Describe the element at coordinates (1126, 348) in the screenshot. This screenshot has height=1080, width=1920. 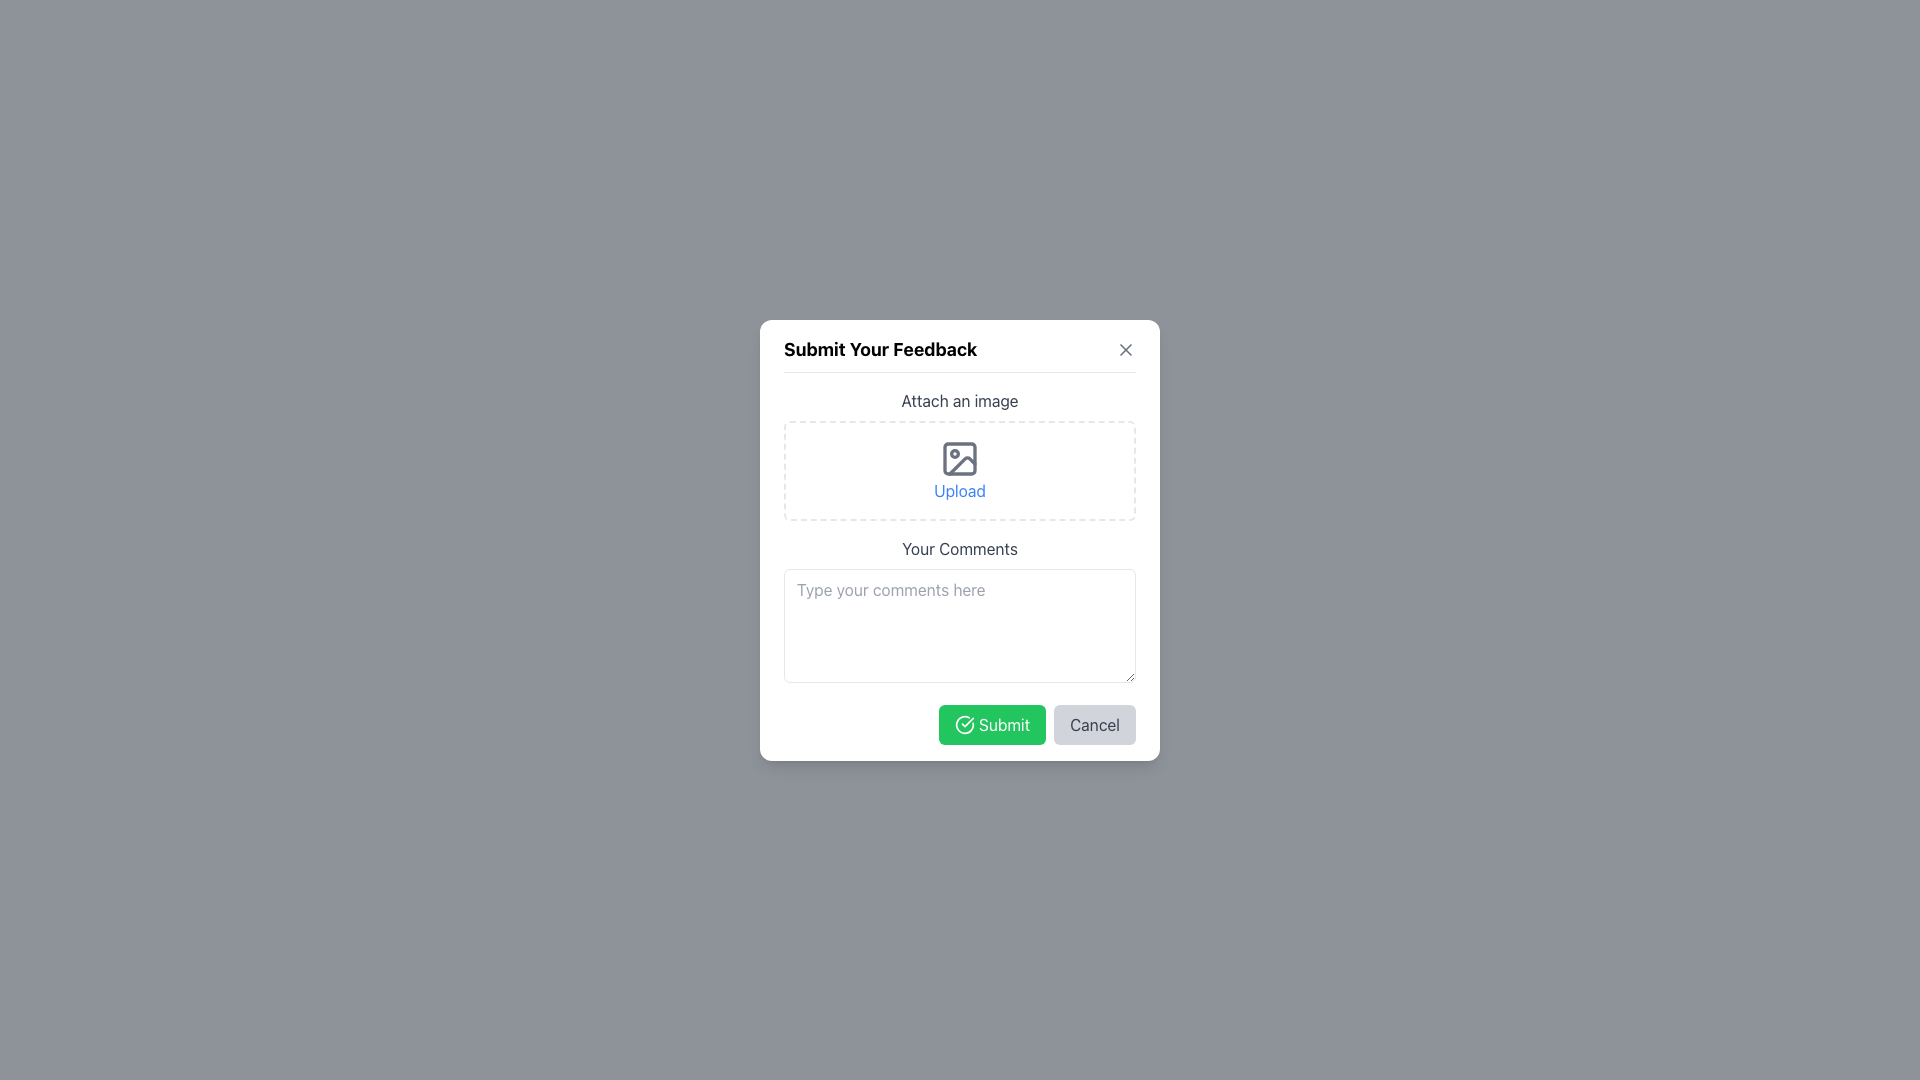
I see `the close button (X icon) located at the top-right corner of the 'Submit Your Feedback' modal` at that location.